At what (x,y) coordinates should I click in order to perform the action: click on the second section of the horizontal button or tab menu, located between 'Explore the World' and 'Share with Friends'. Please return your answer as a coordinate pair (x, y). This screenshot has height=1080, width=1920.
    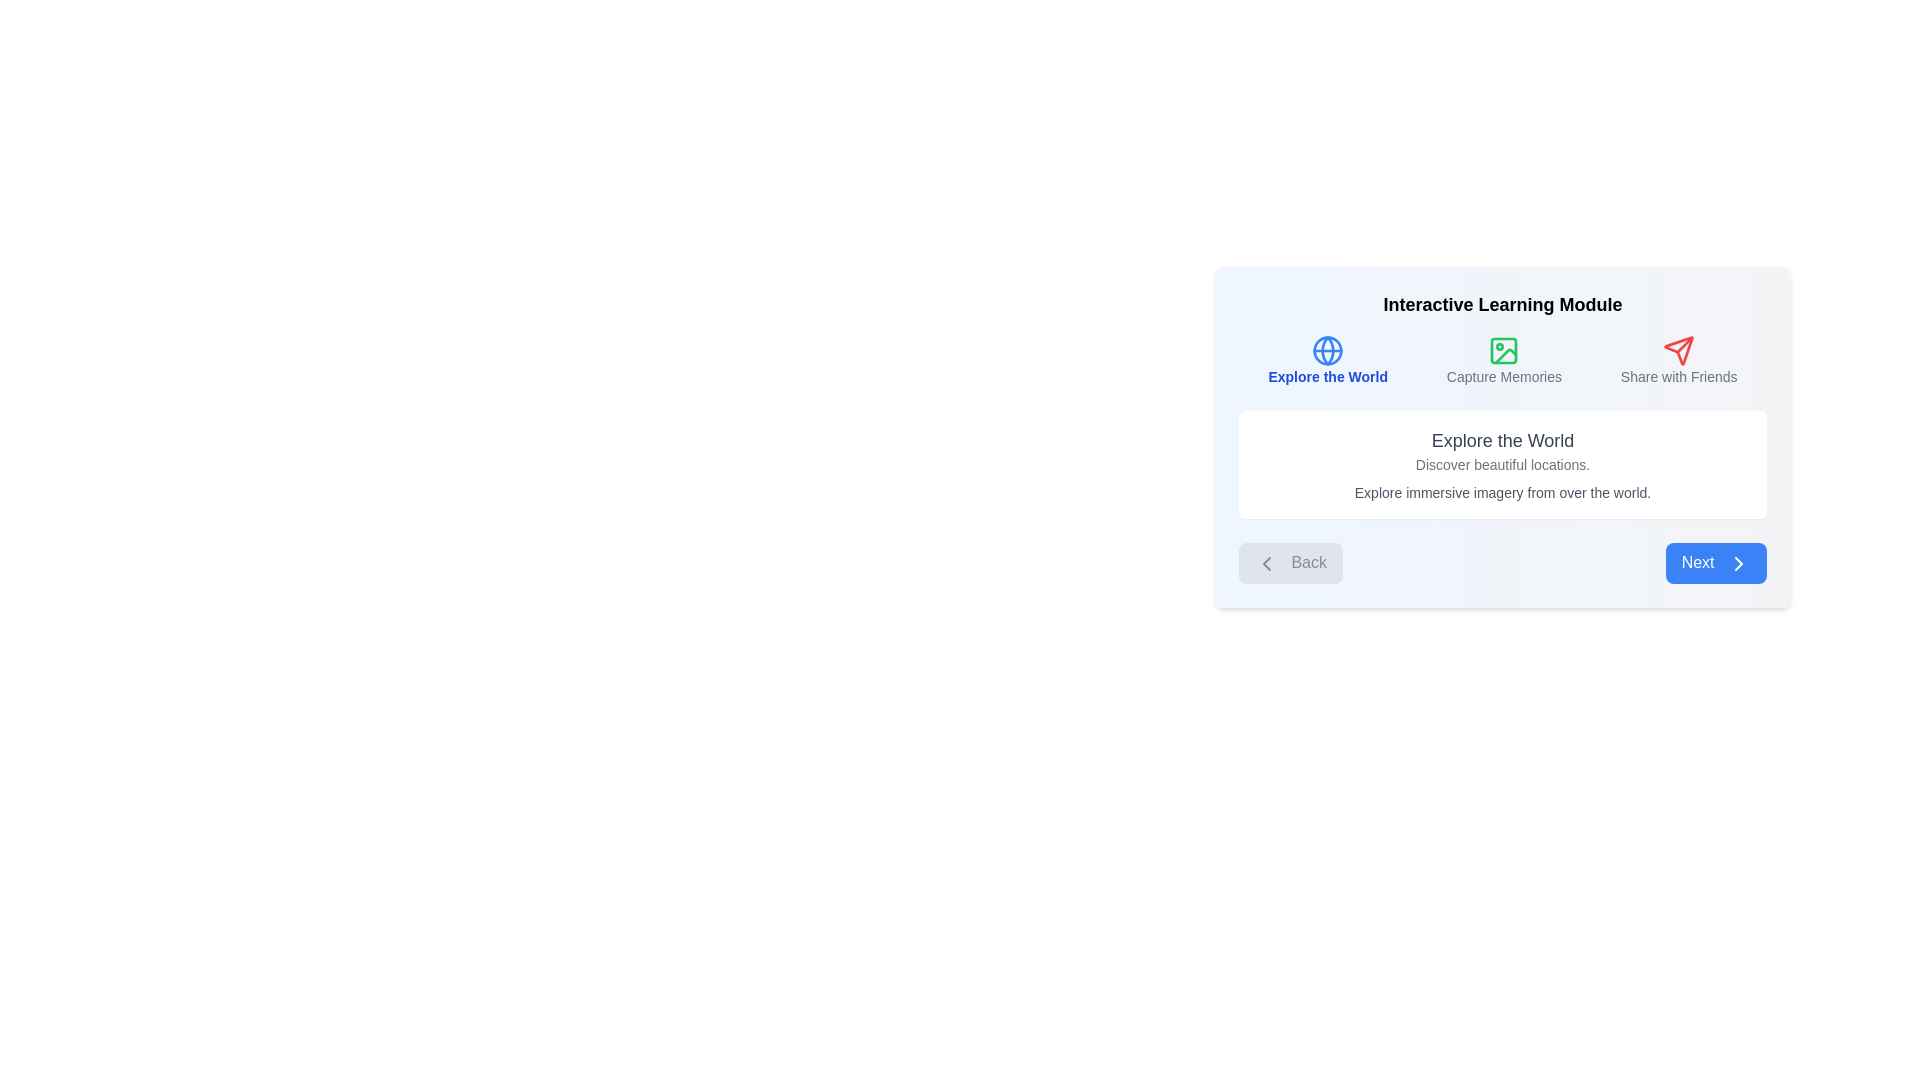
    Looking at the image, I should click on (1502, 361).